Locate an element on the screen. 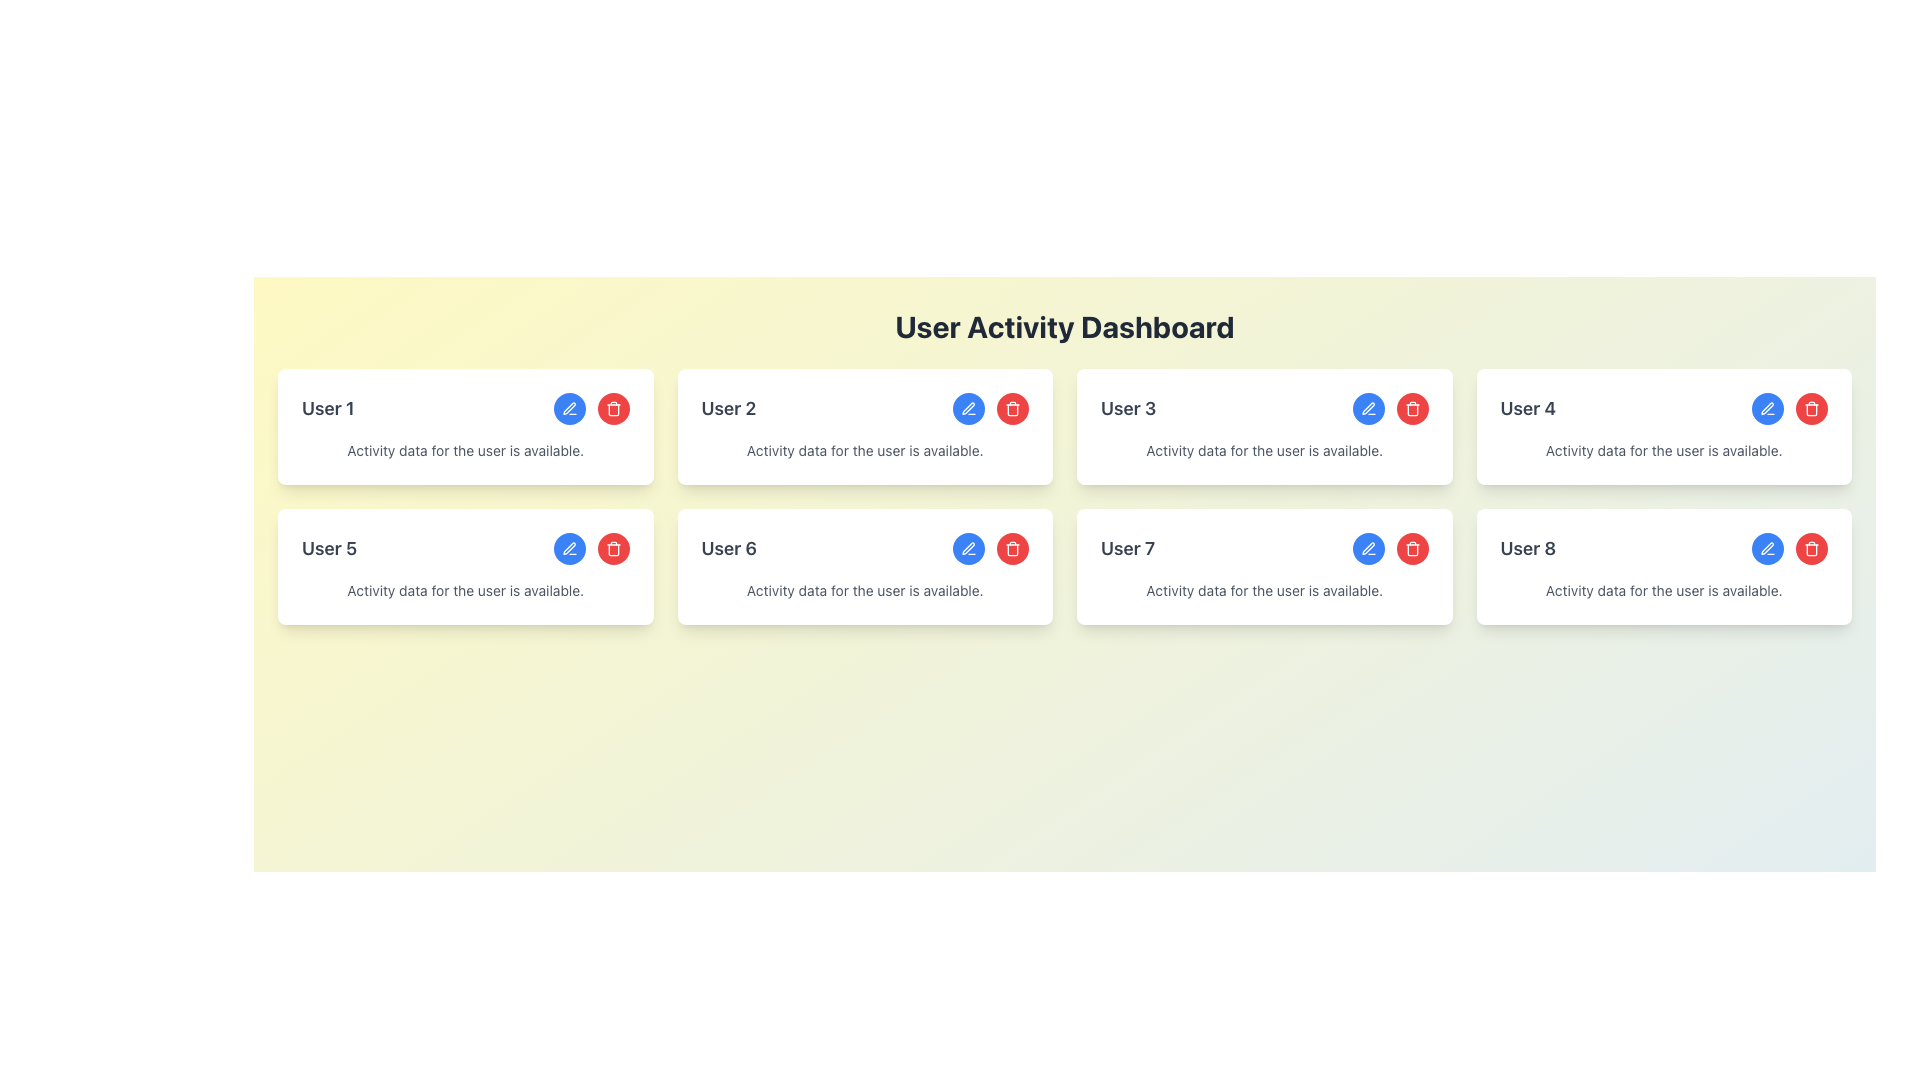 This screenshot has width=1920, height=1080. the first button in the group located at the top-right corner of the user information card associated with 'User 7' is located at coordinates (1367, 548).